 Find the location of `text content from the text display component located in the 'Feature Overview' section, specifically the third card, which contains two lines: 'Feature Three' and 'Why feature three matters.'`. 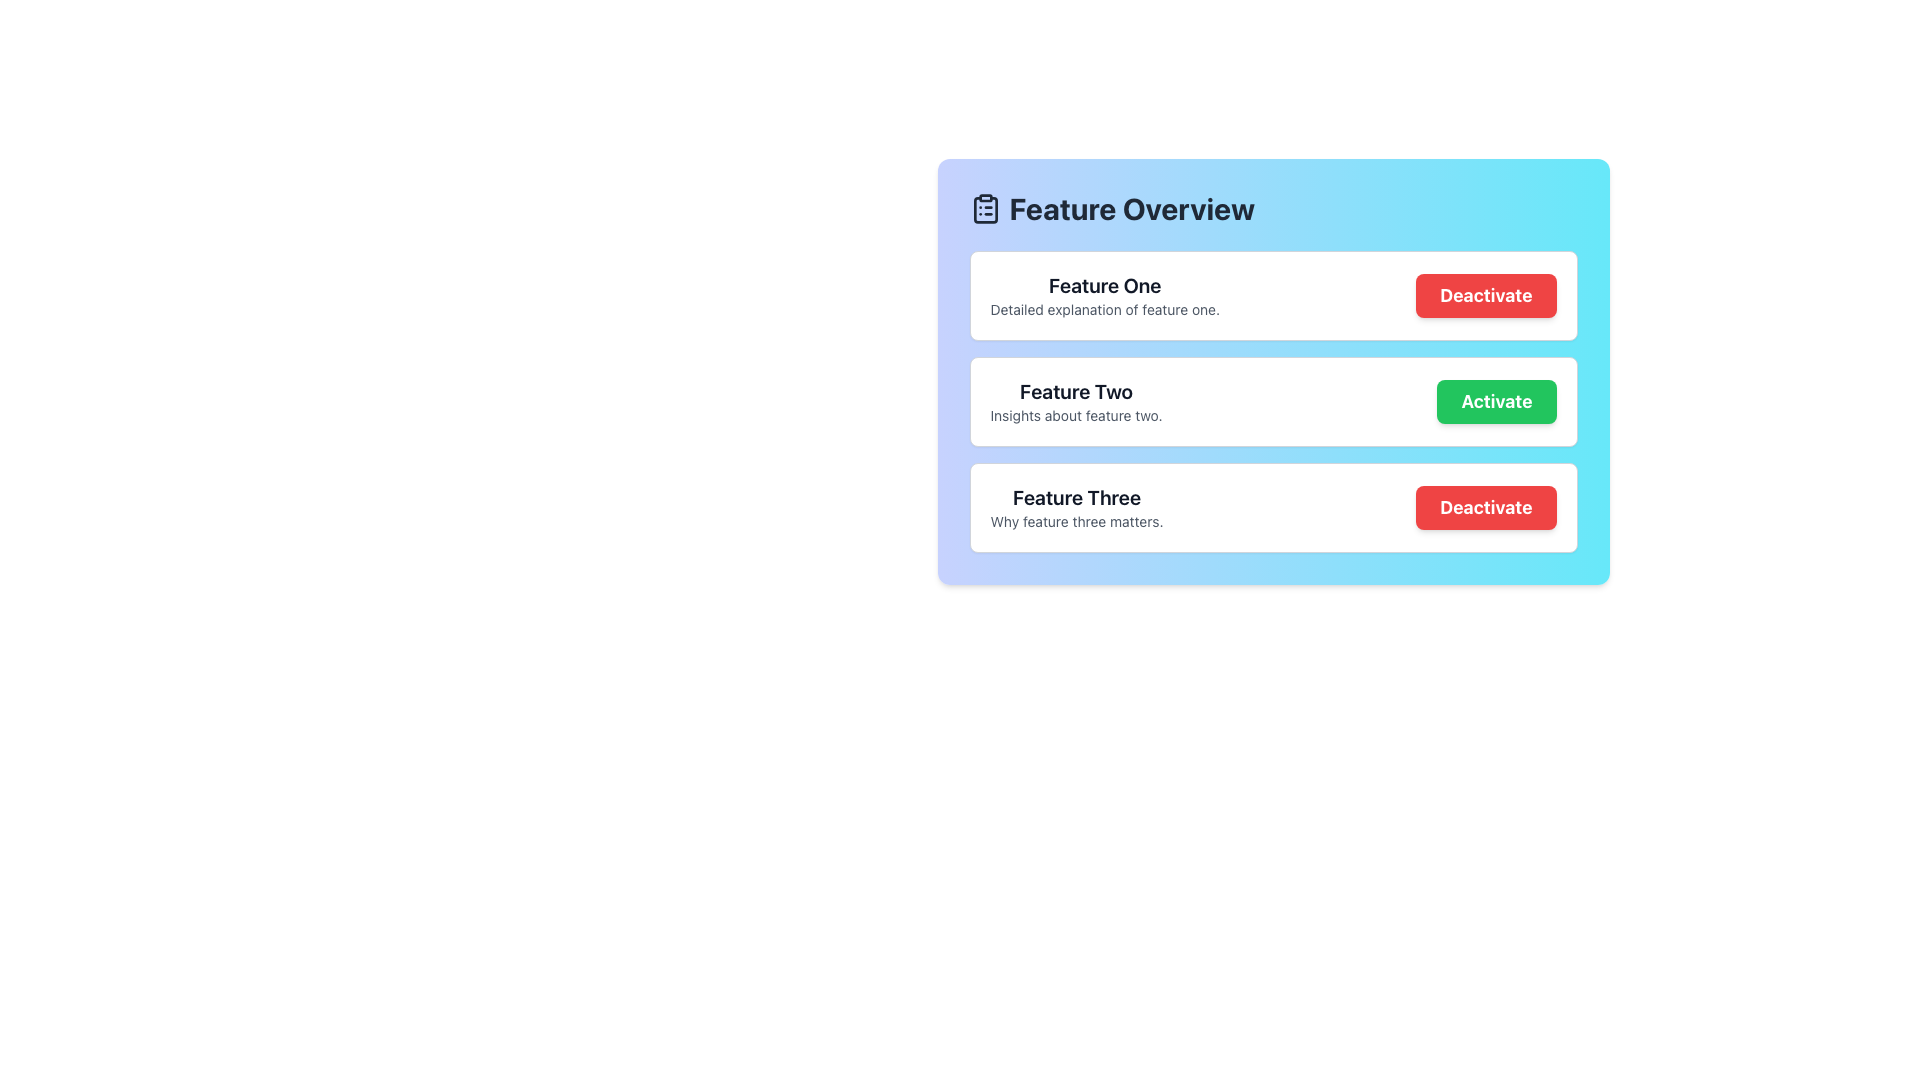

text content from the text display component located in the 'Feature Overview' section, specifically the third card, which contains two lines: 'Feature Three' and 'Why feature three matters.' is located at coordinates (1075, 507).